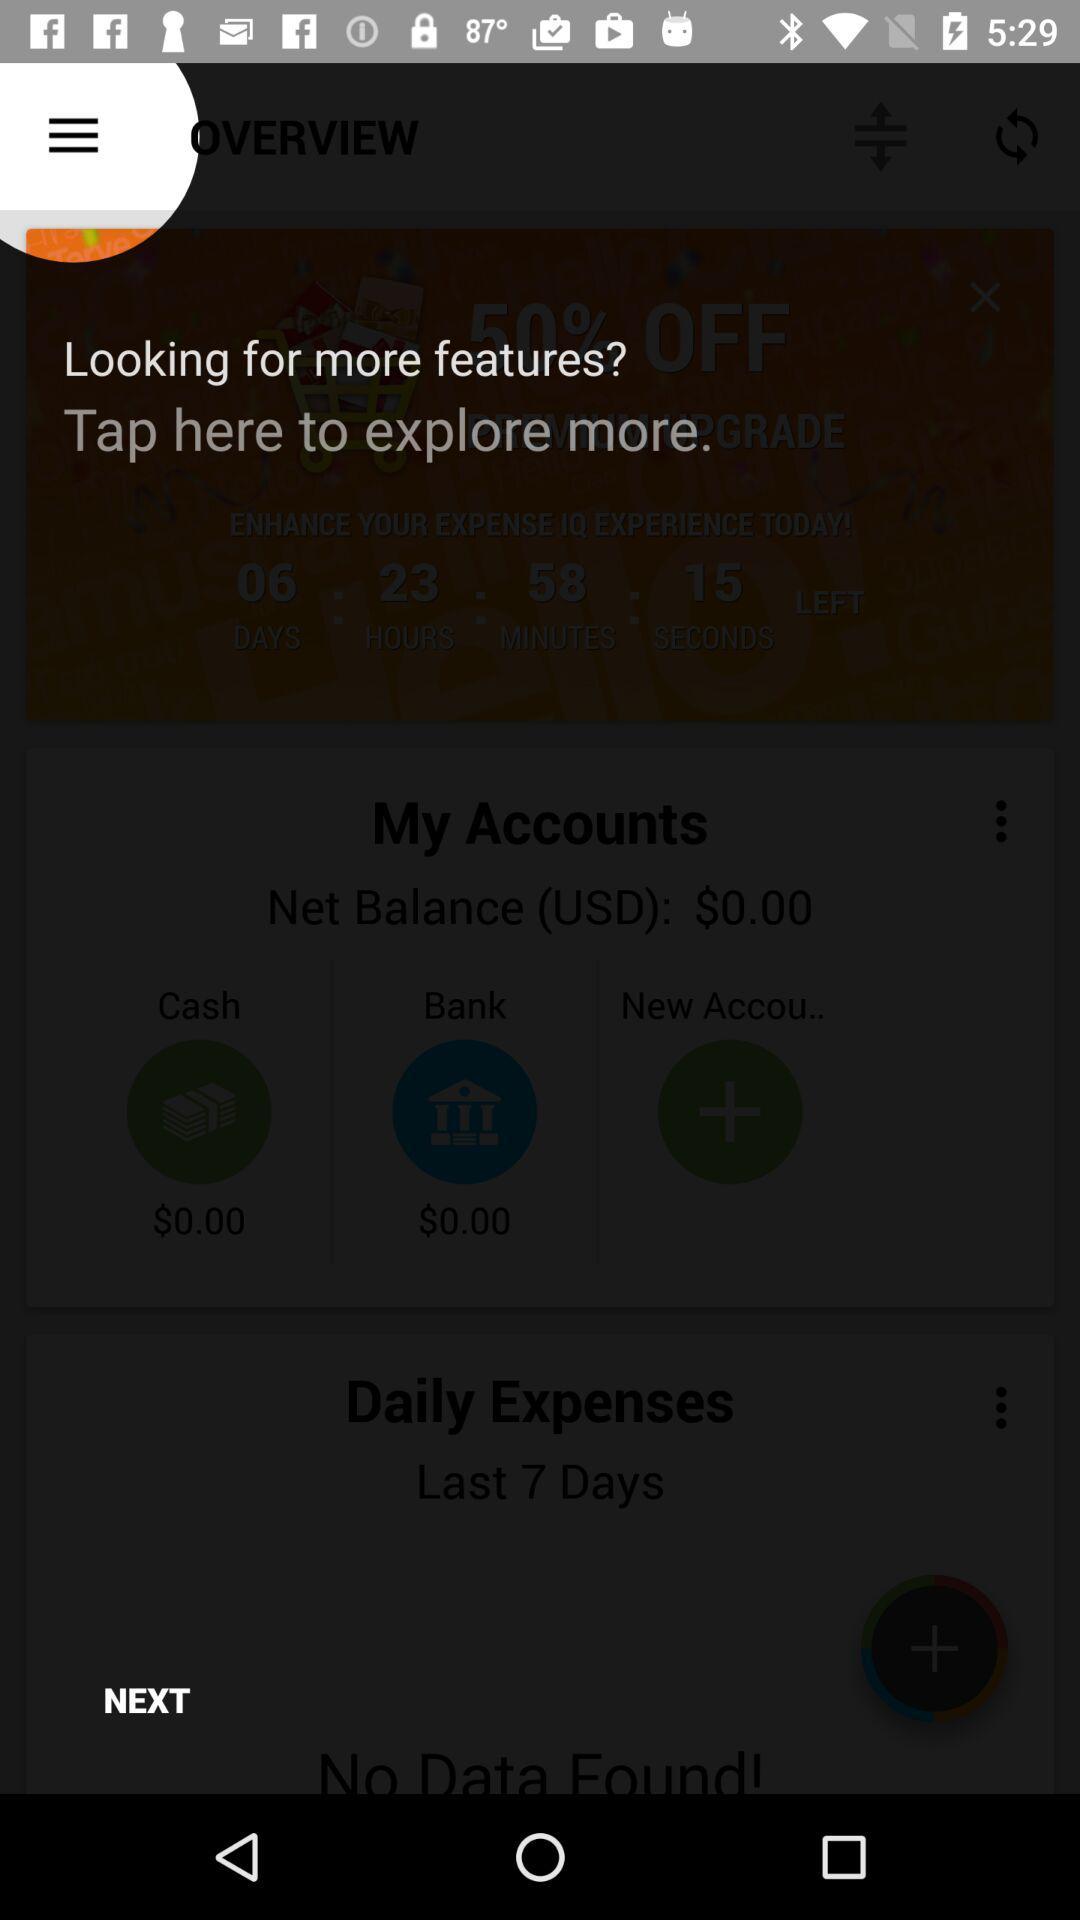 This screenshot has width=1080, height=1920. Describe the element at coordinates (1017, 136) in the screenshot. I see `icon below time` at that location.